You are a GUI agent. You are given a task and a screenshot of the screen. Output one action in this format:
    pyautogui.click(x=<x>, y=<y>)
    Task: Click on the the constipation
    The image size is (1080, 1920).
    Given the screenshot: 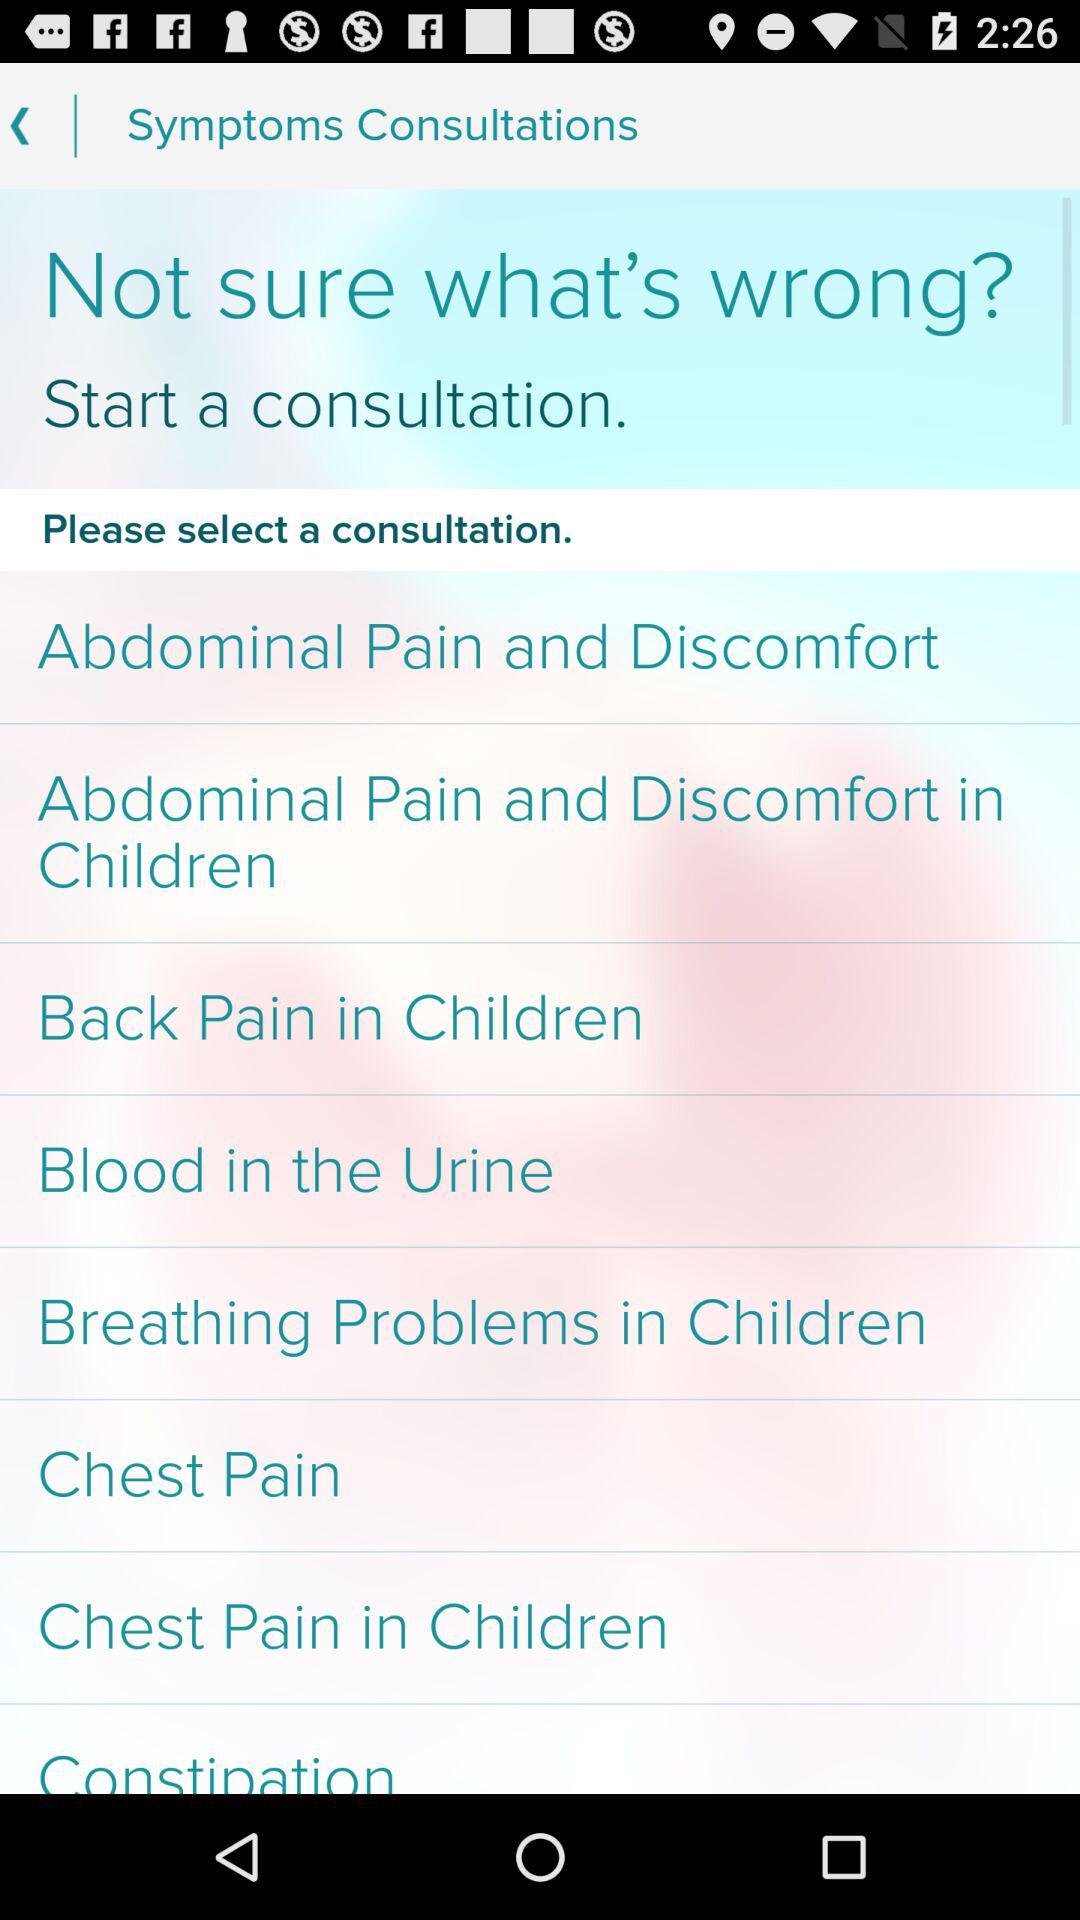 What is the action you would take?
    pyautogui.click(x=540, y=1748)
    